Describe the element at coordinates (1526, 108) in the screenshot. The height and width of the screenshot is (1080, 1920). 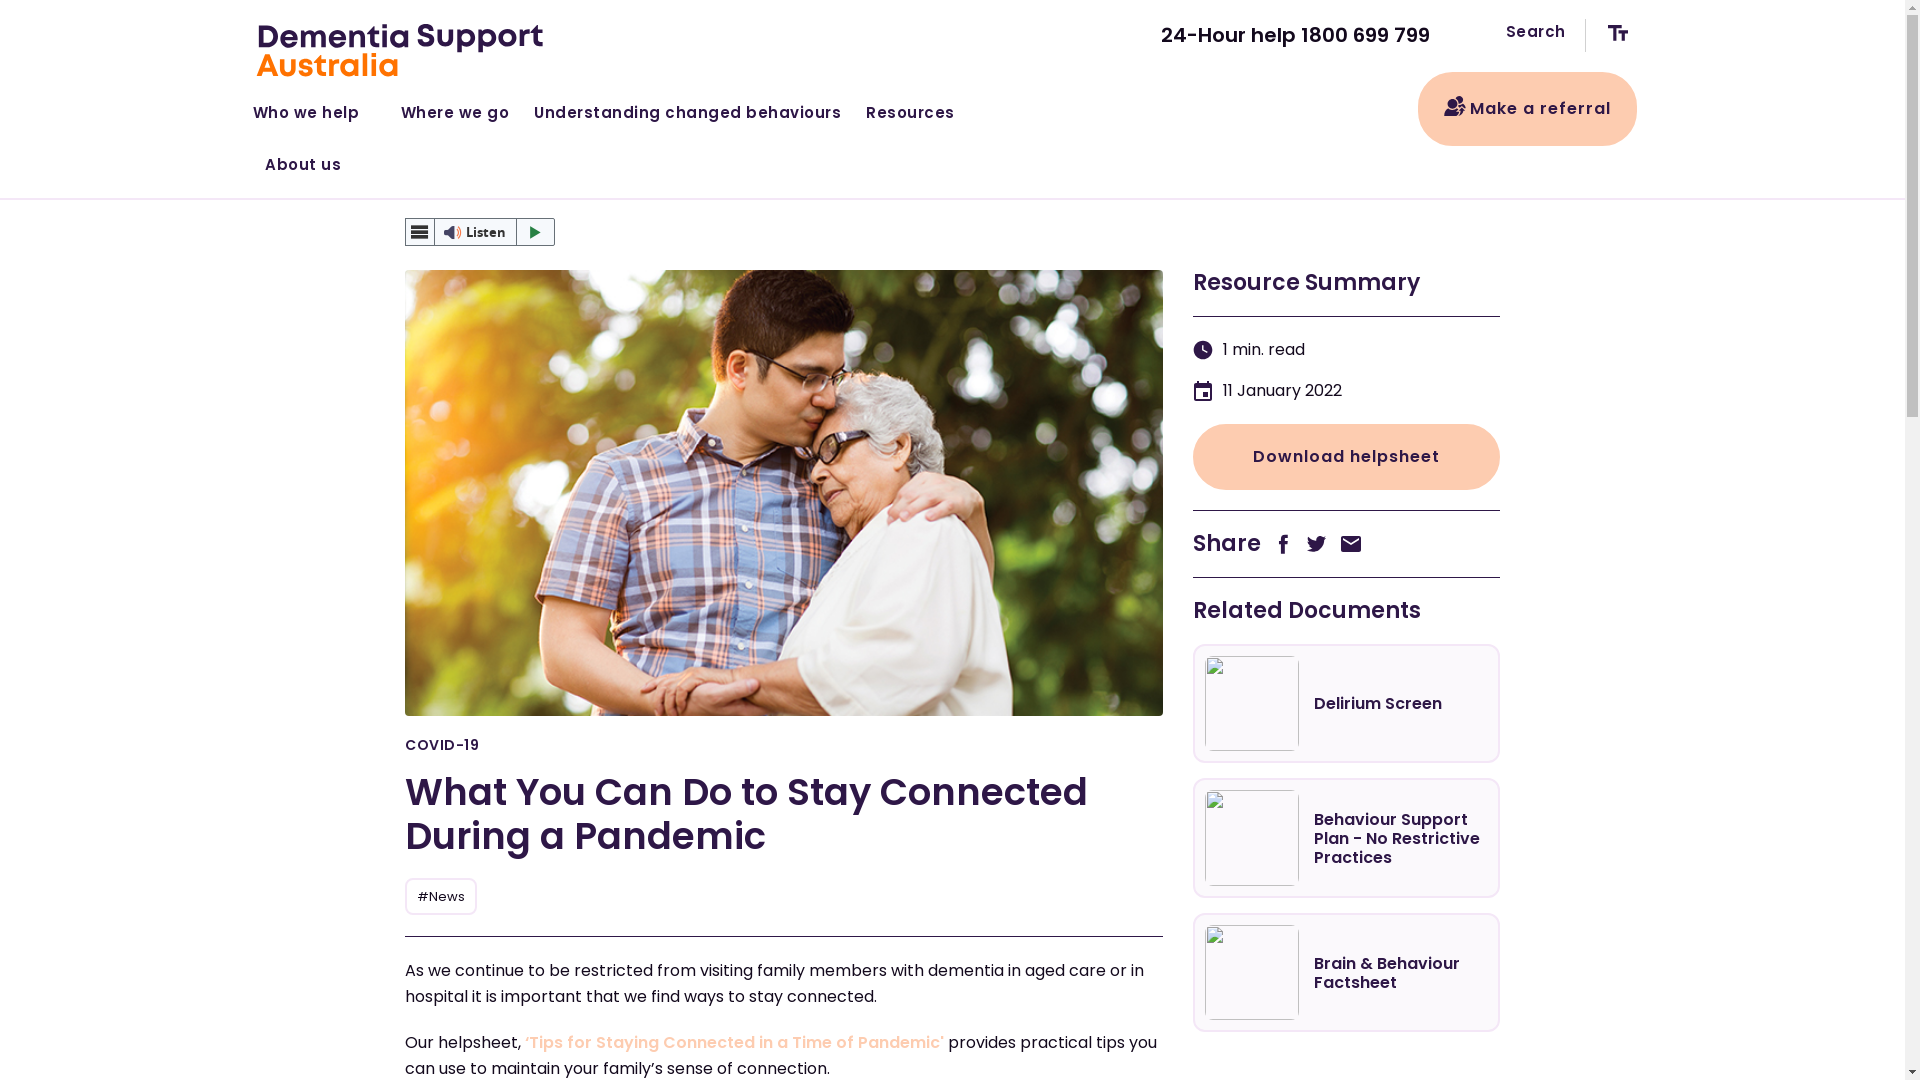
I see `'Make a referral'` at that location.